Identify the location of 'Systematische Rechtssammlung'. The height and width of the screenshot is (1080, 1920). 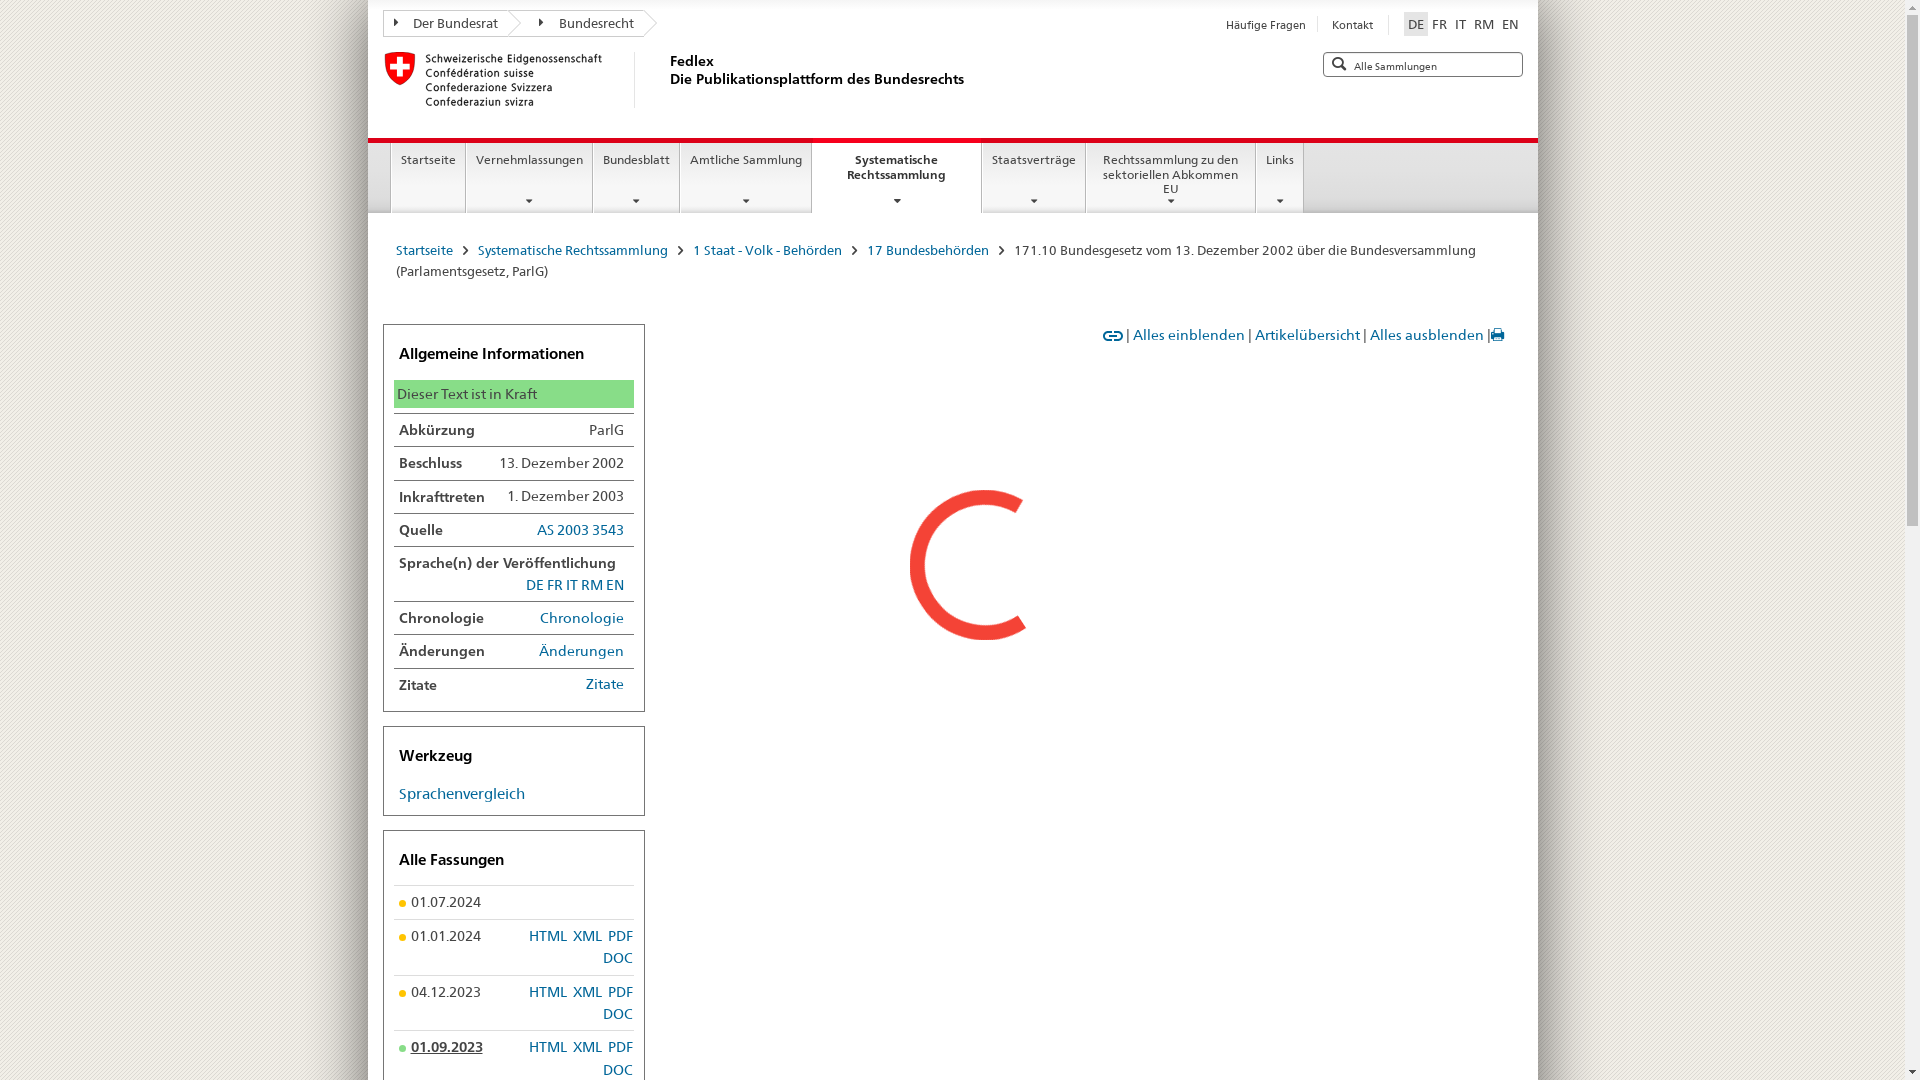
(571, 249).